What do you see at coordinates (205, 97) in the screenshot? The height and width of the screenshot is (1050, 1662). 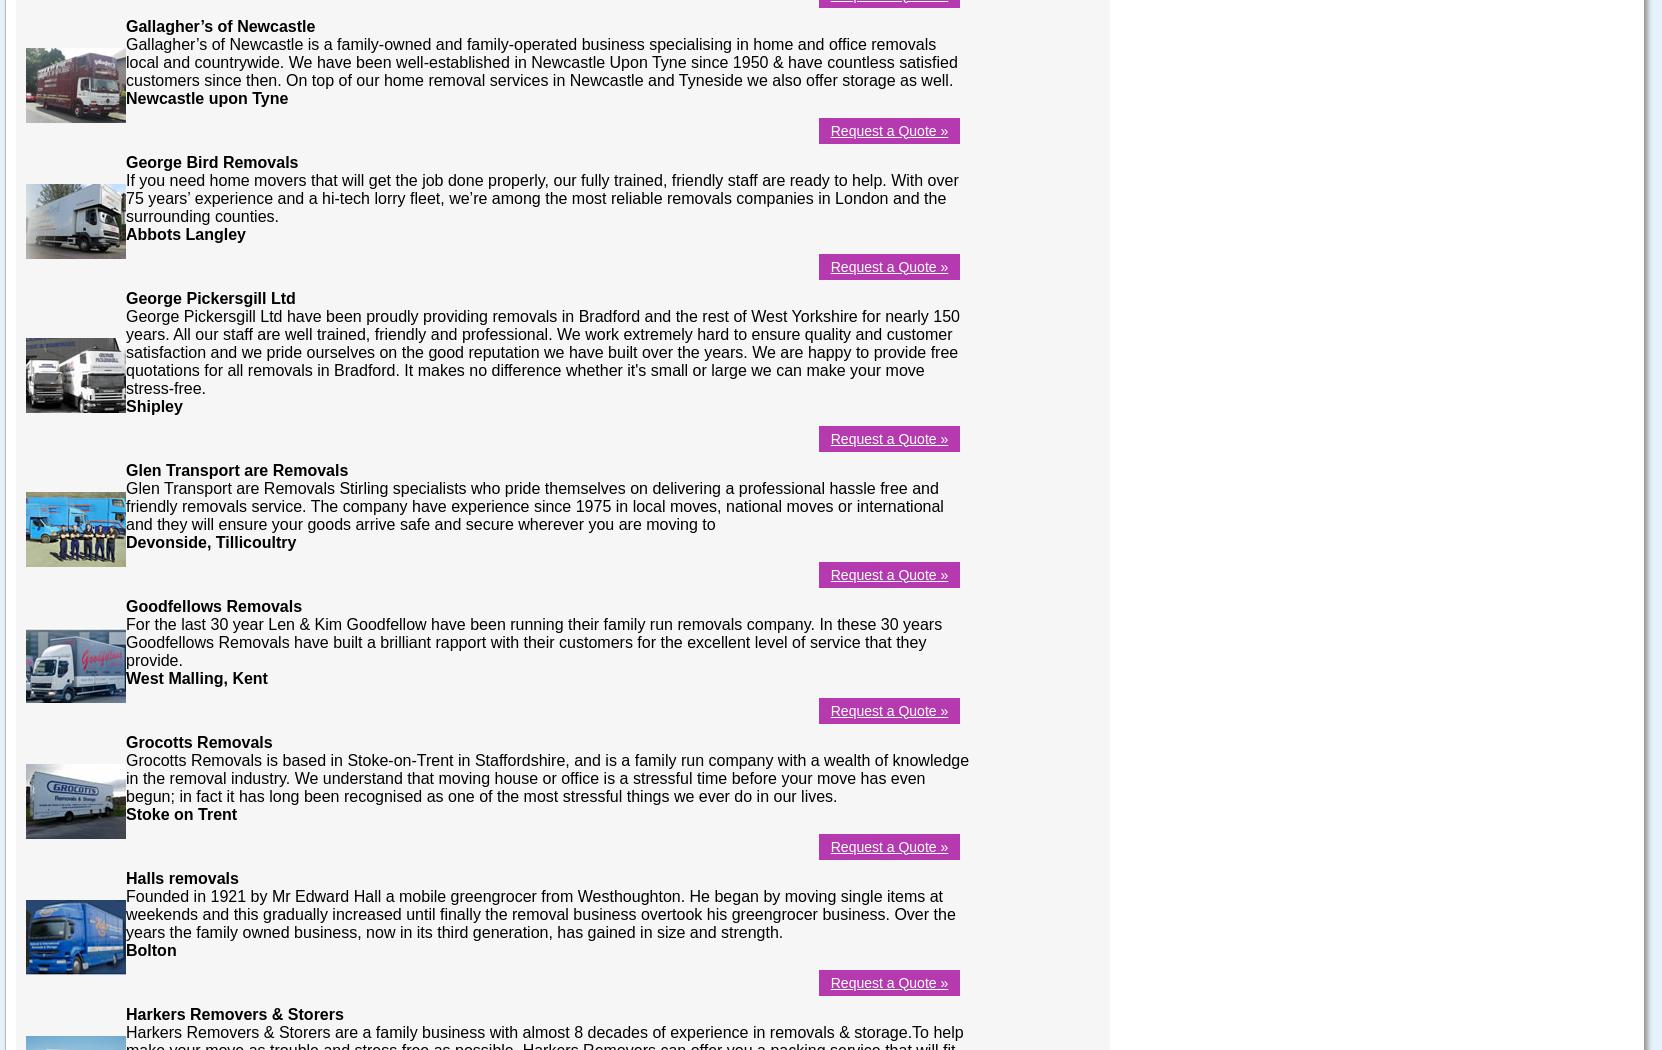 I see `'Newcastle upon Tyne'` at bounding box center [205, 97].